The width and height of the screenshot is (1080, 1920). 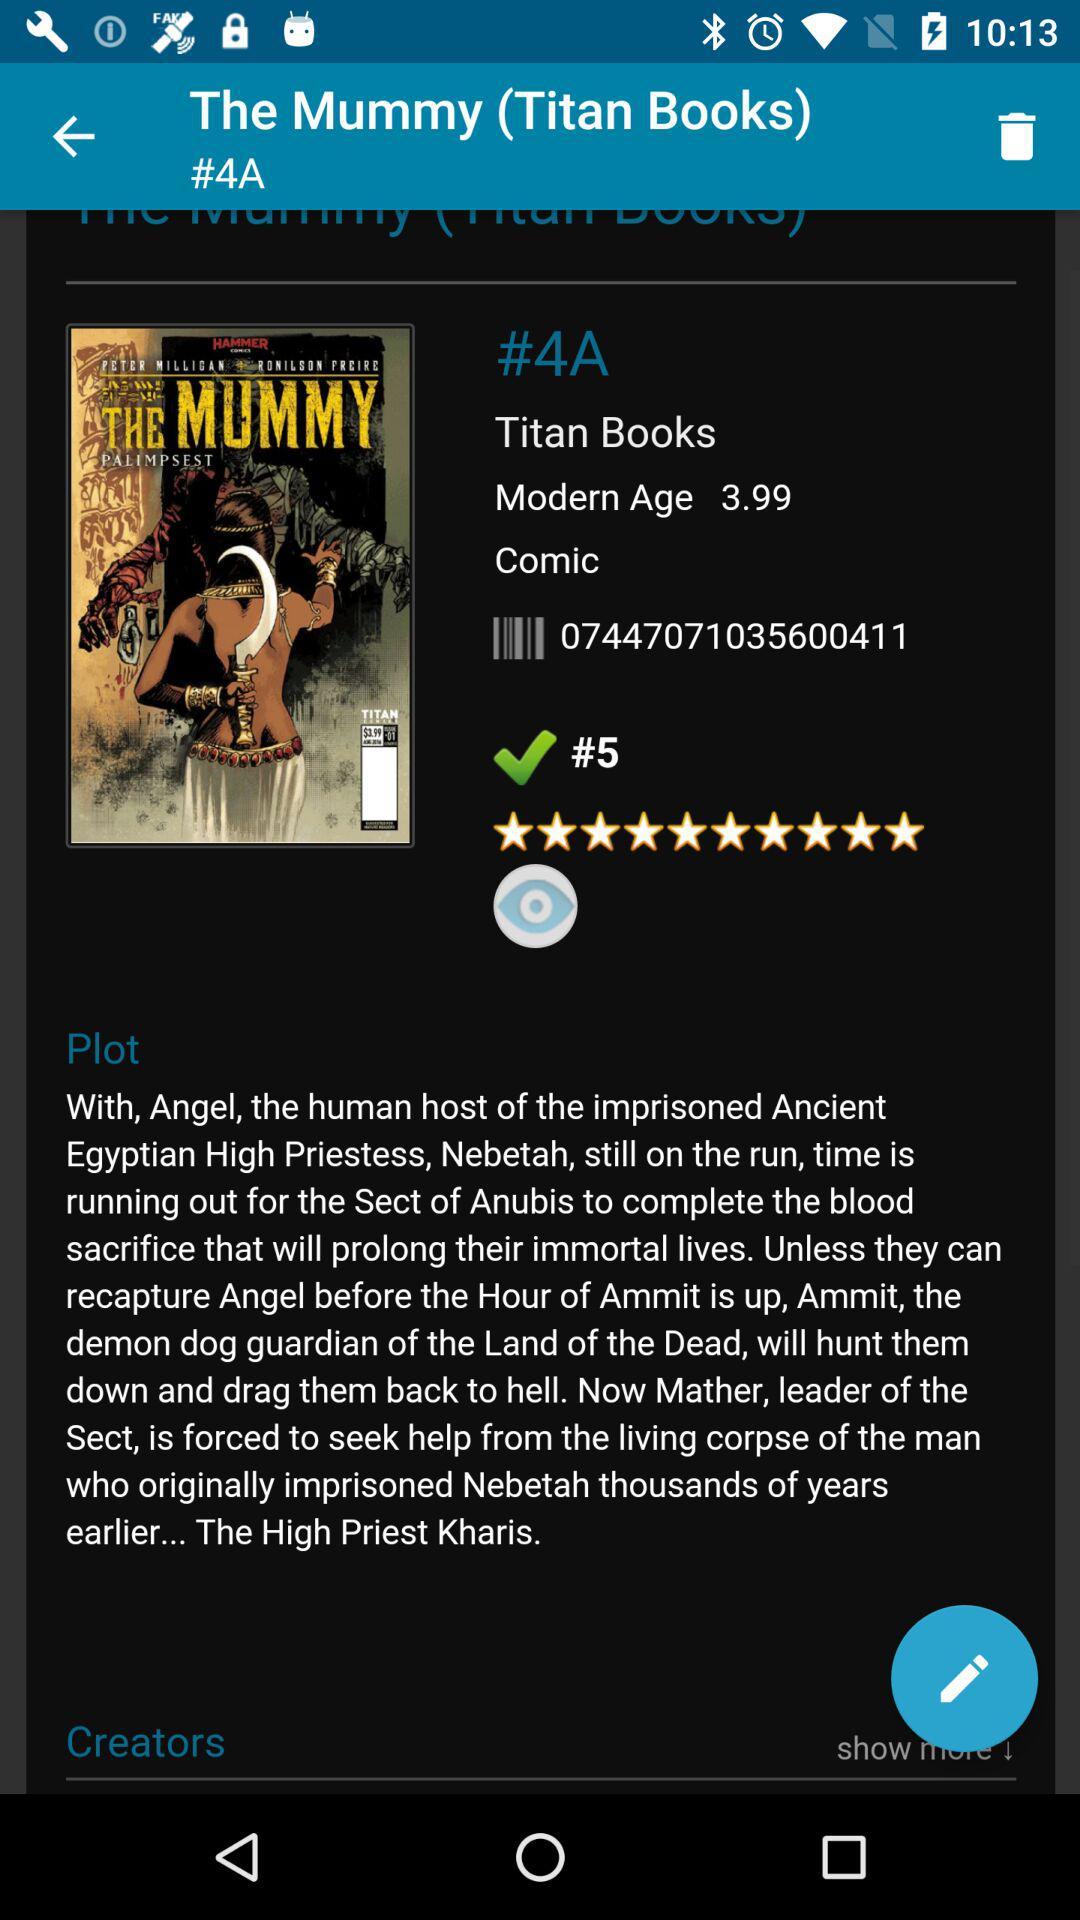 I want to click on icon at the top right corner, so click(x=1017, y=135).